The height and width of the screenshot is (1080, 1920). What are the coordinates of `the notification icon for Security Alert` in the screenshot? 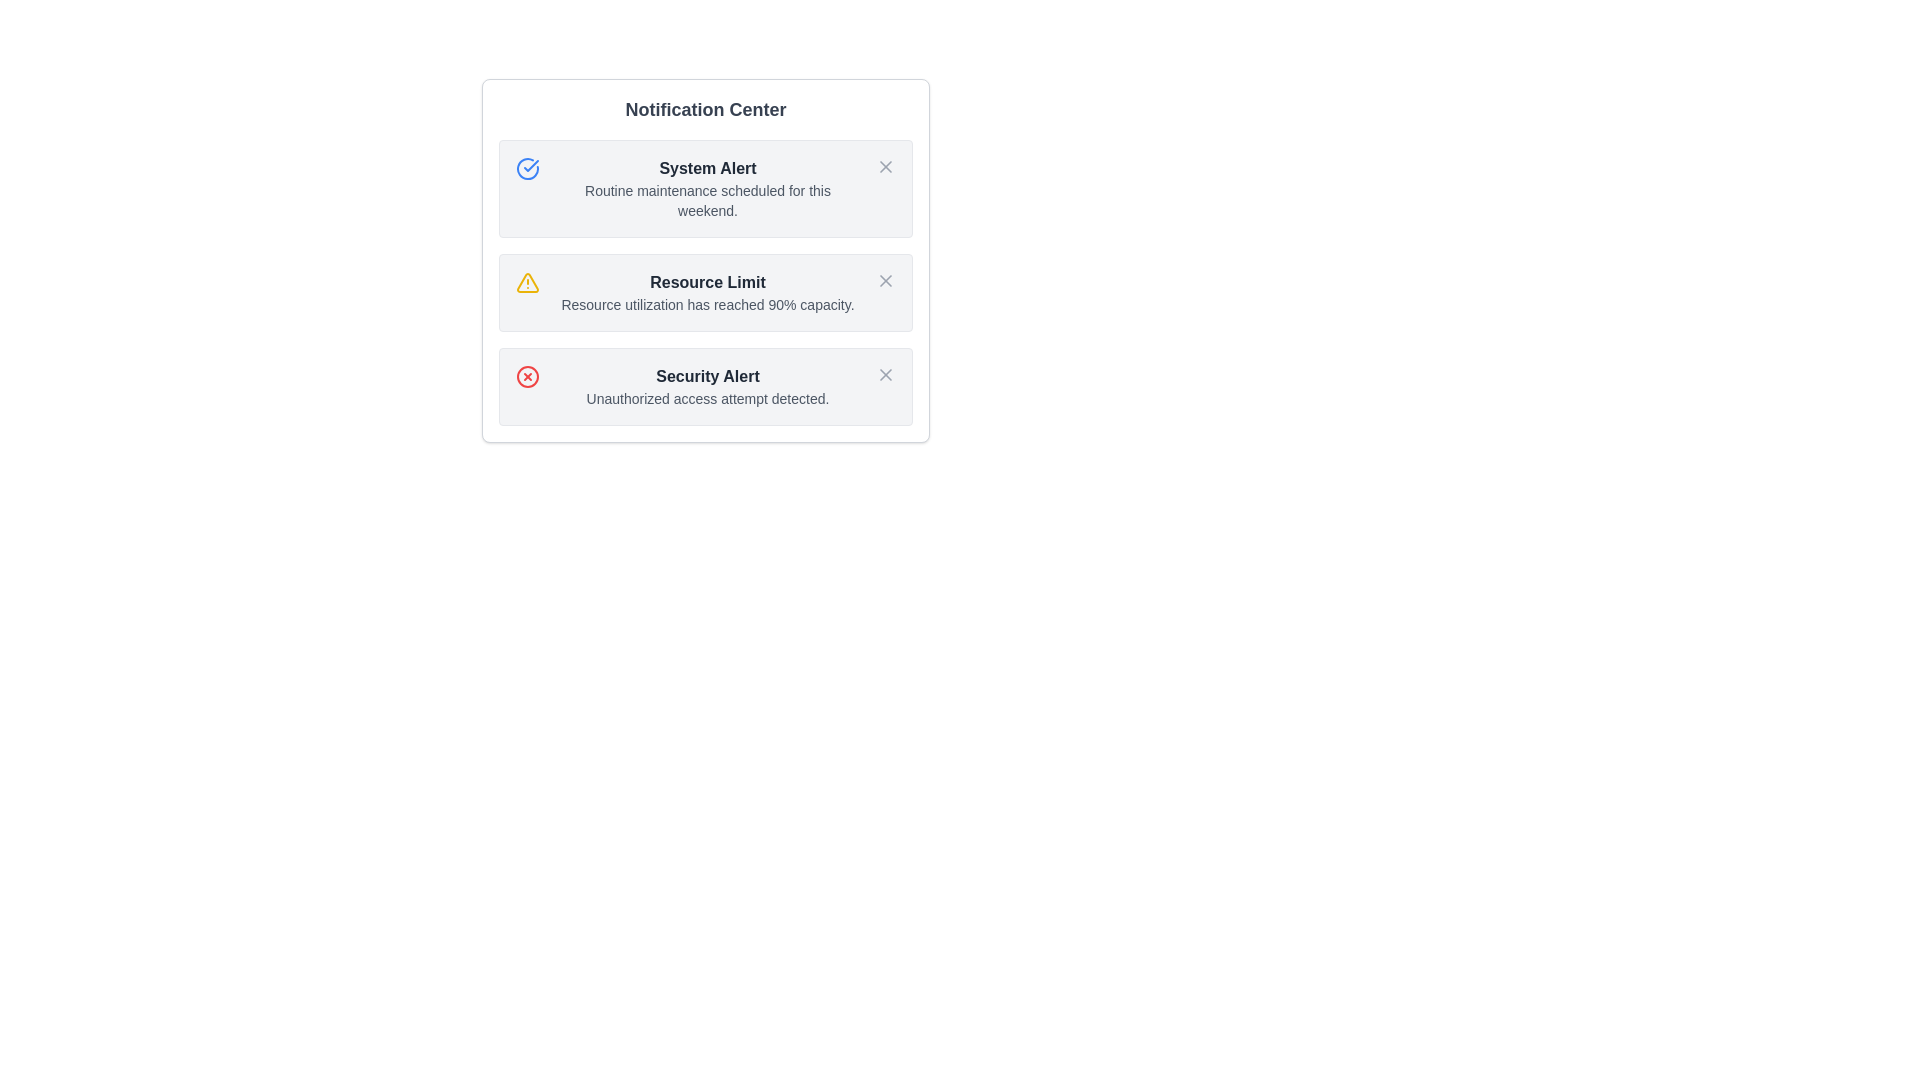 It's located at (528, 377).